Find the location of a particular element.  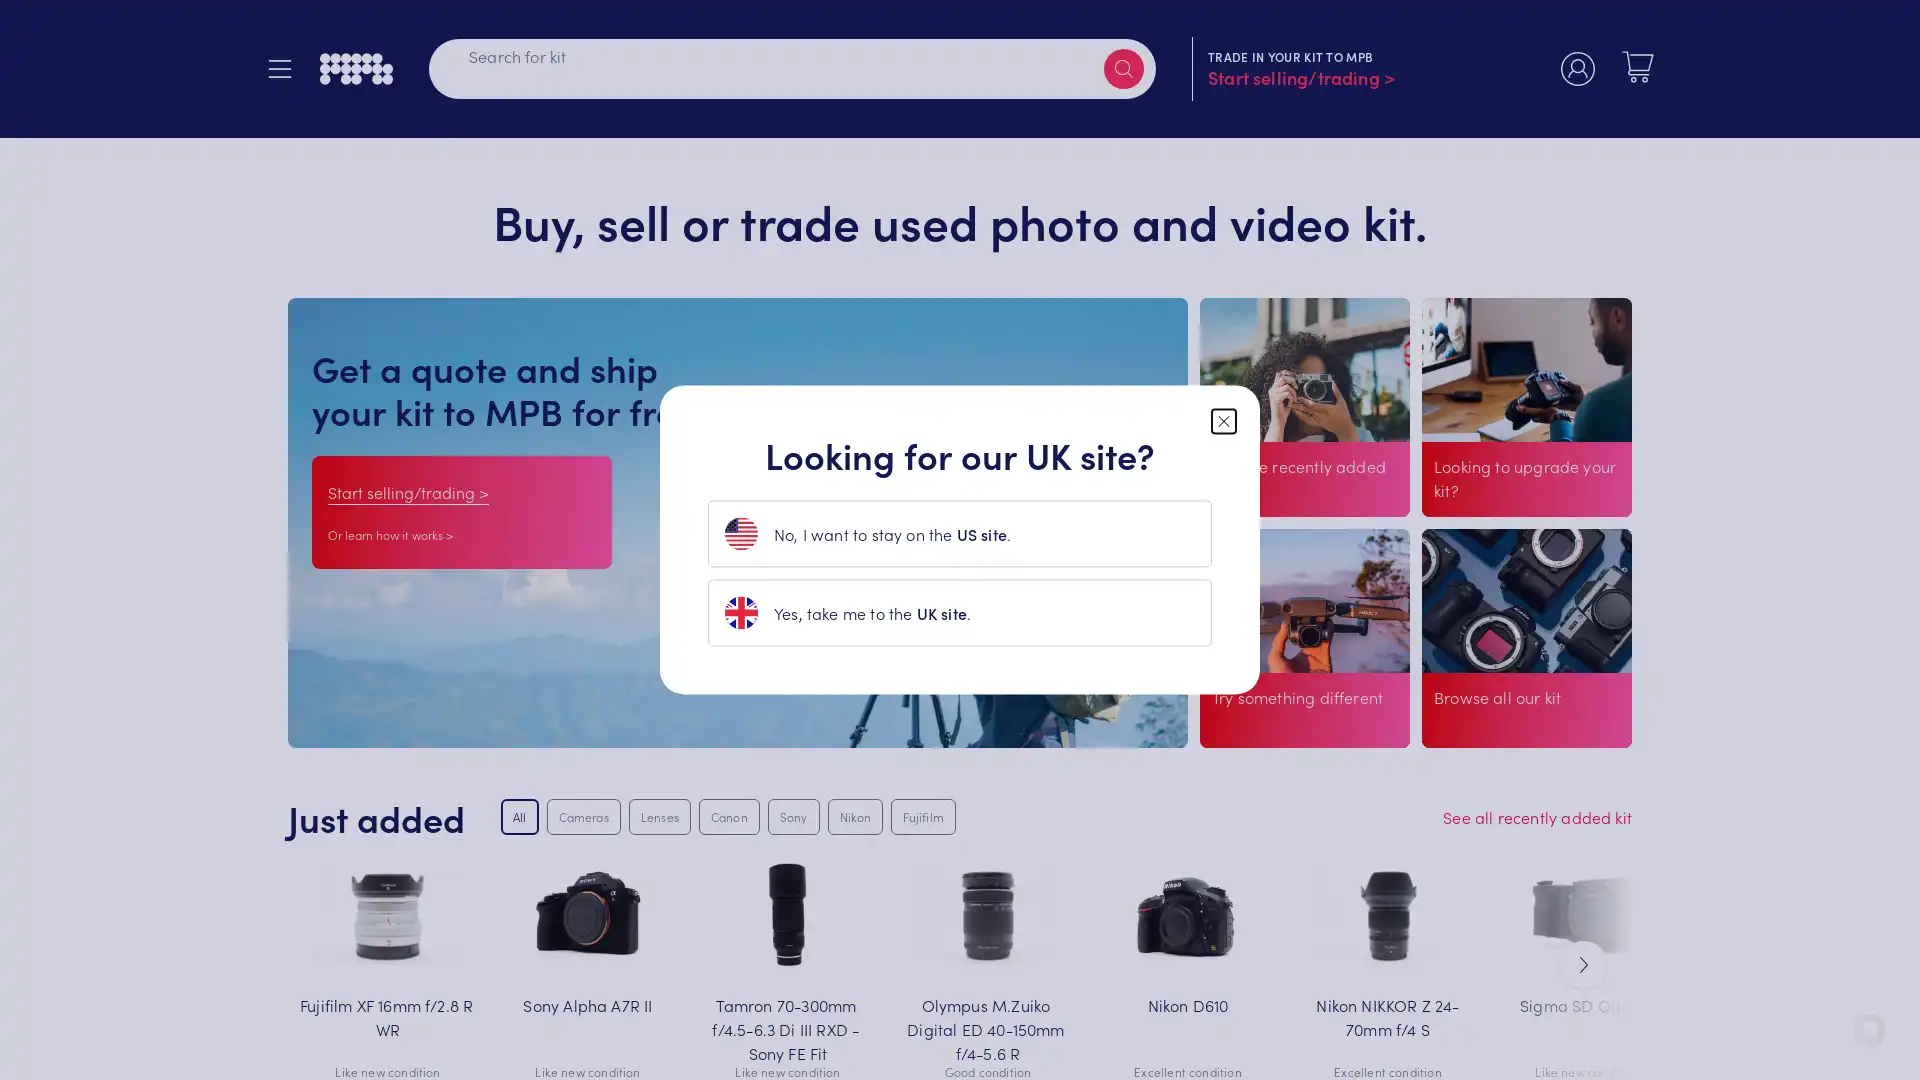

Or learn how it works > is located at coordinates (390, 533).